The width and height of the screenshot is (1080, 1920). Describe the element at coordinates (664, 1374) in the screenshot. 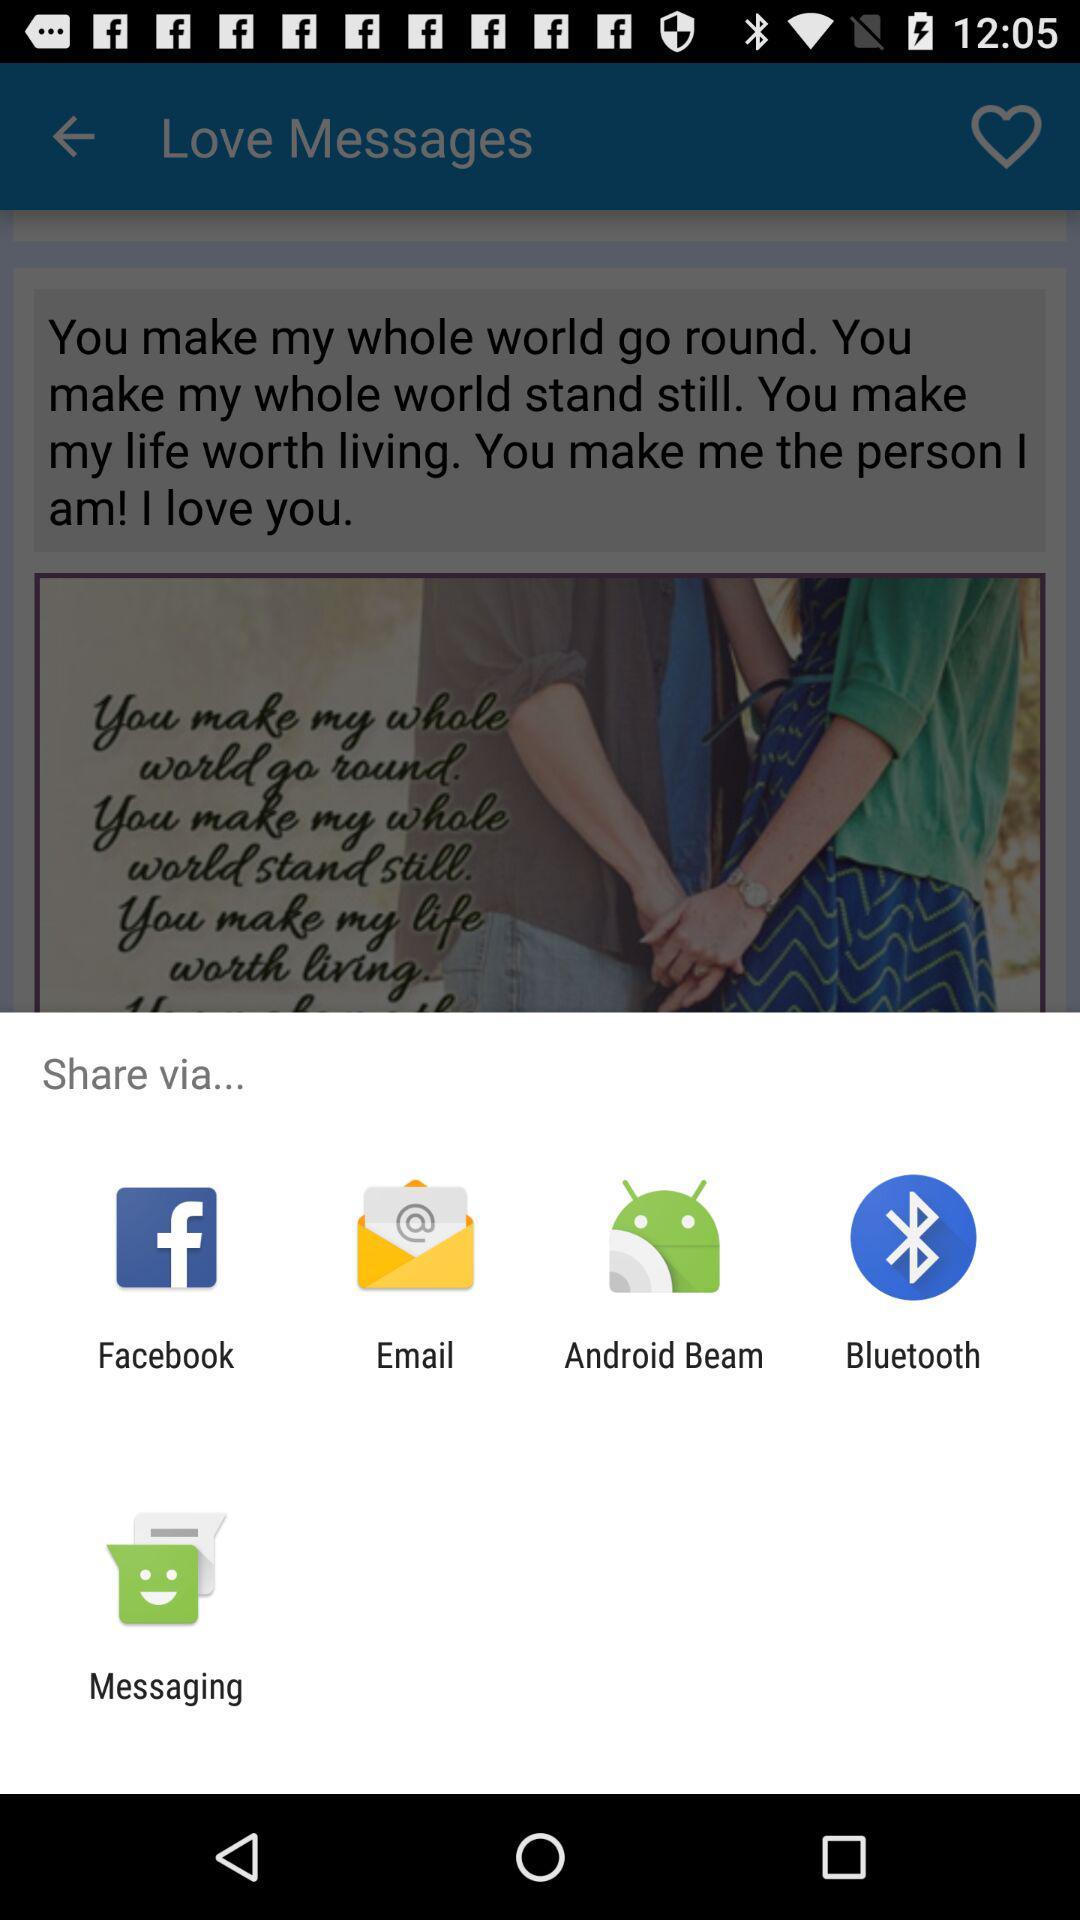

I see `icon next to bluetooth icon` at that location.